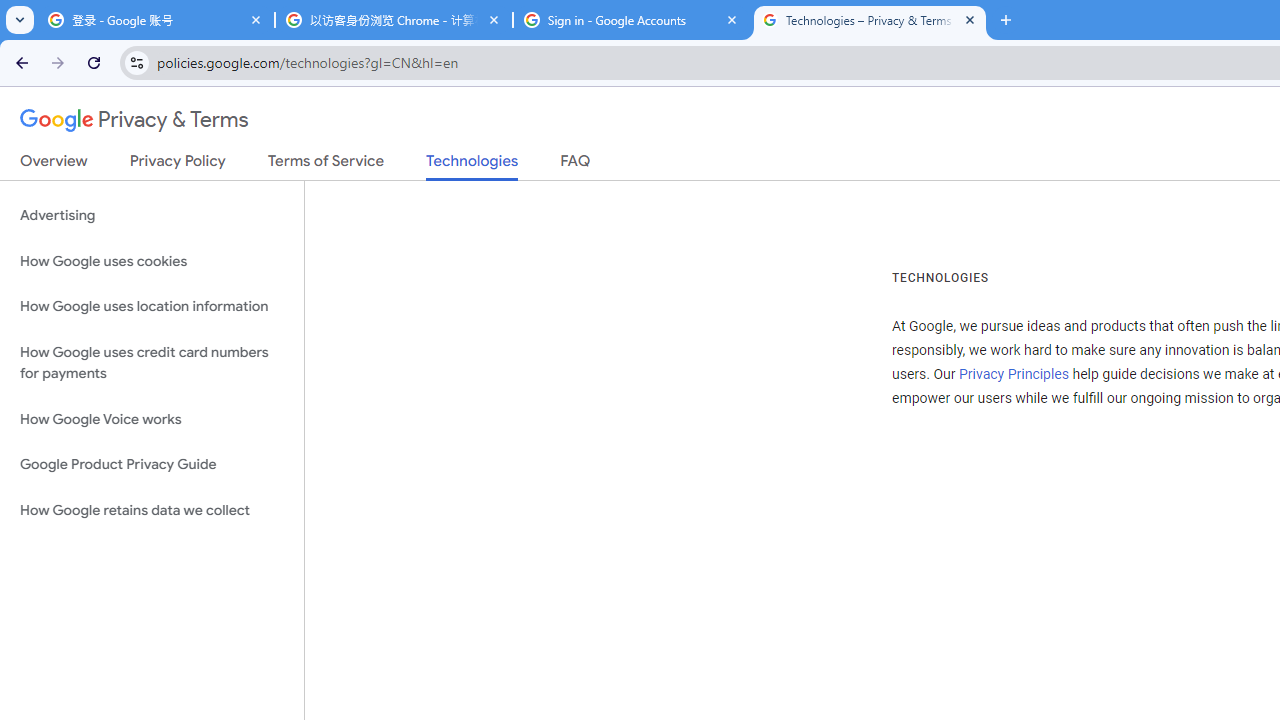  I want to click on 'Privacy Principles', so click(1013, 374).